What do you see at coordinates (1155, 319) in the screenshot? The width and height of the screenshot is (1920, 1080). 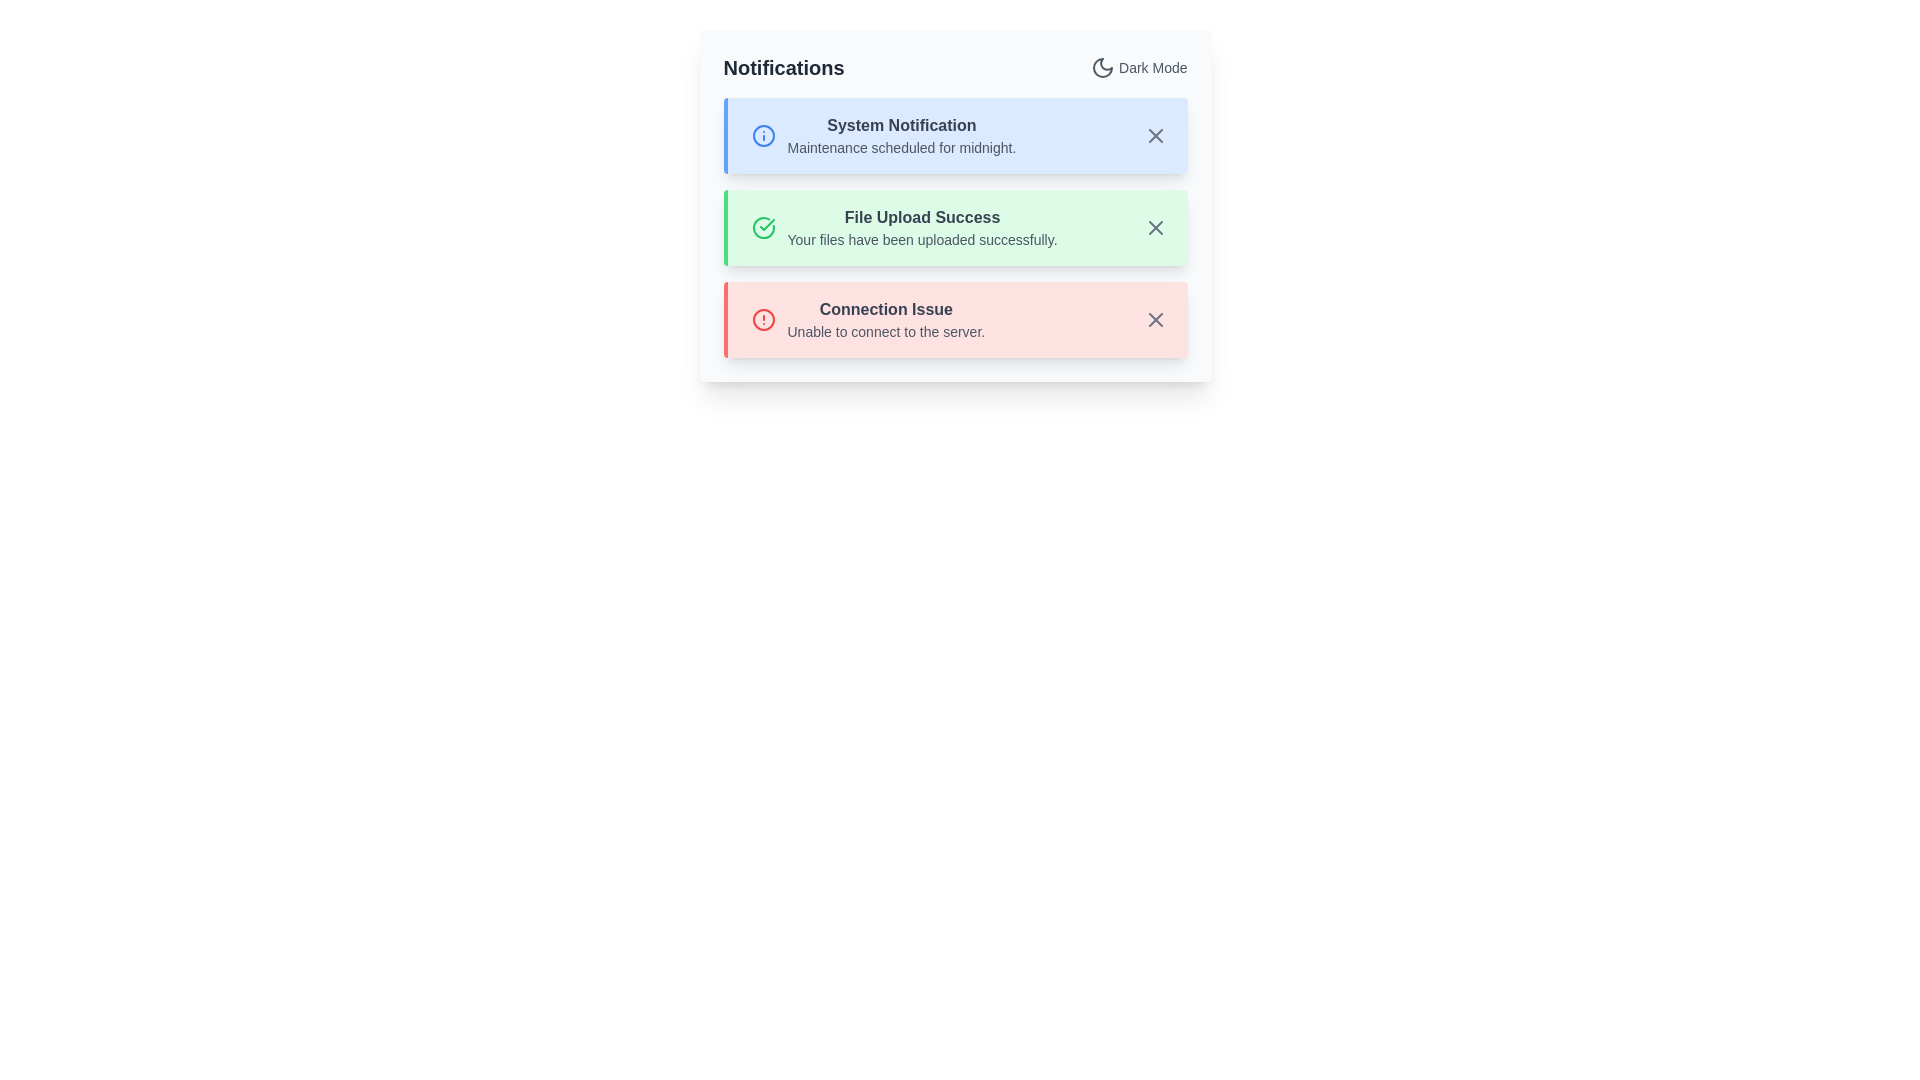 I see `the small 'X' icon close button located at the top-right corner of the 'Connection Issue' notification card` at bounding box center [1155, 319].